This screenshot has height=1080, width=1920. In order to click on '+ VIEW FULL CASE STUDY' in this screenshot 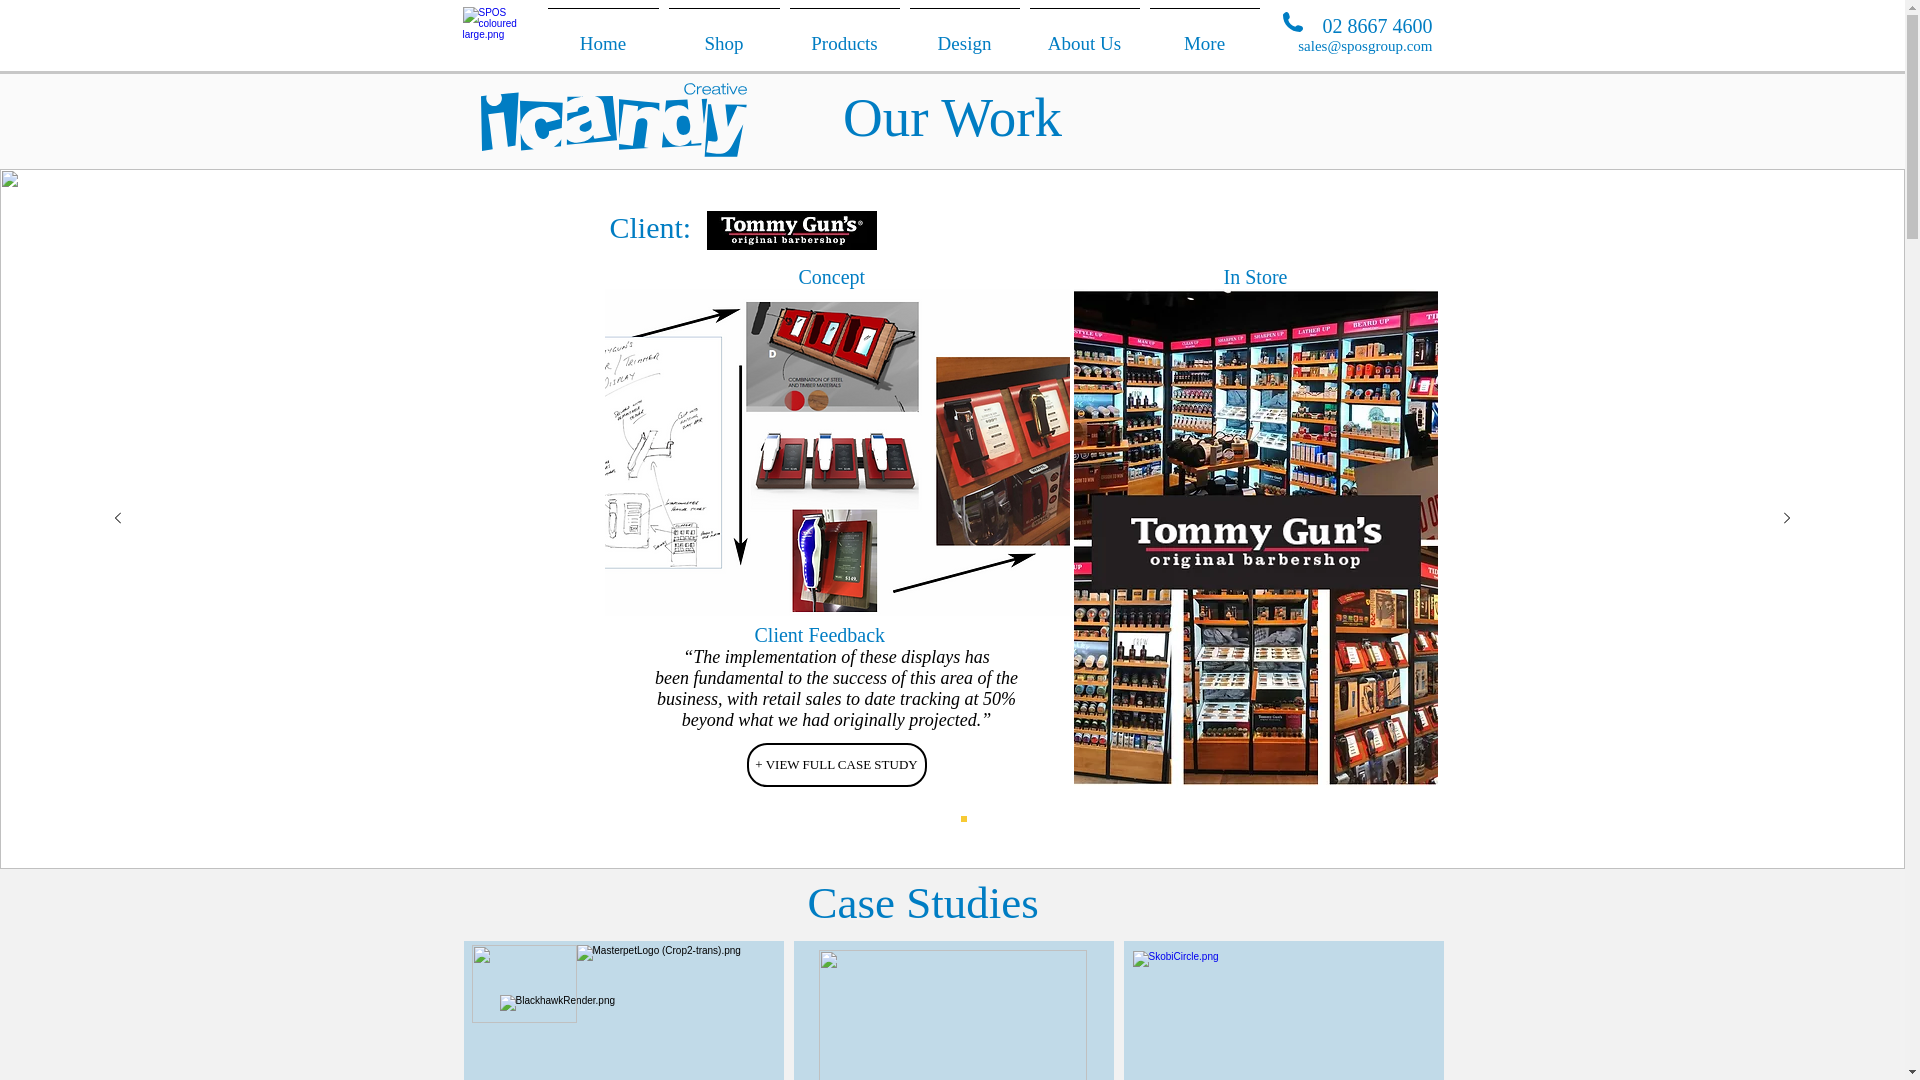, I will do `click(835, 764)`.